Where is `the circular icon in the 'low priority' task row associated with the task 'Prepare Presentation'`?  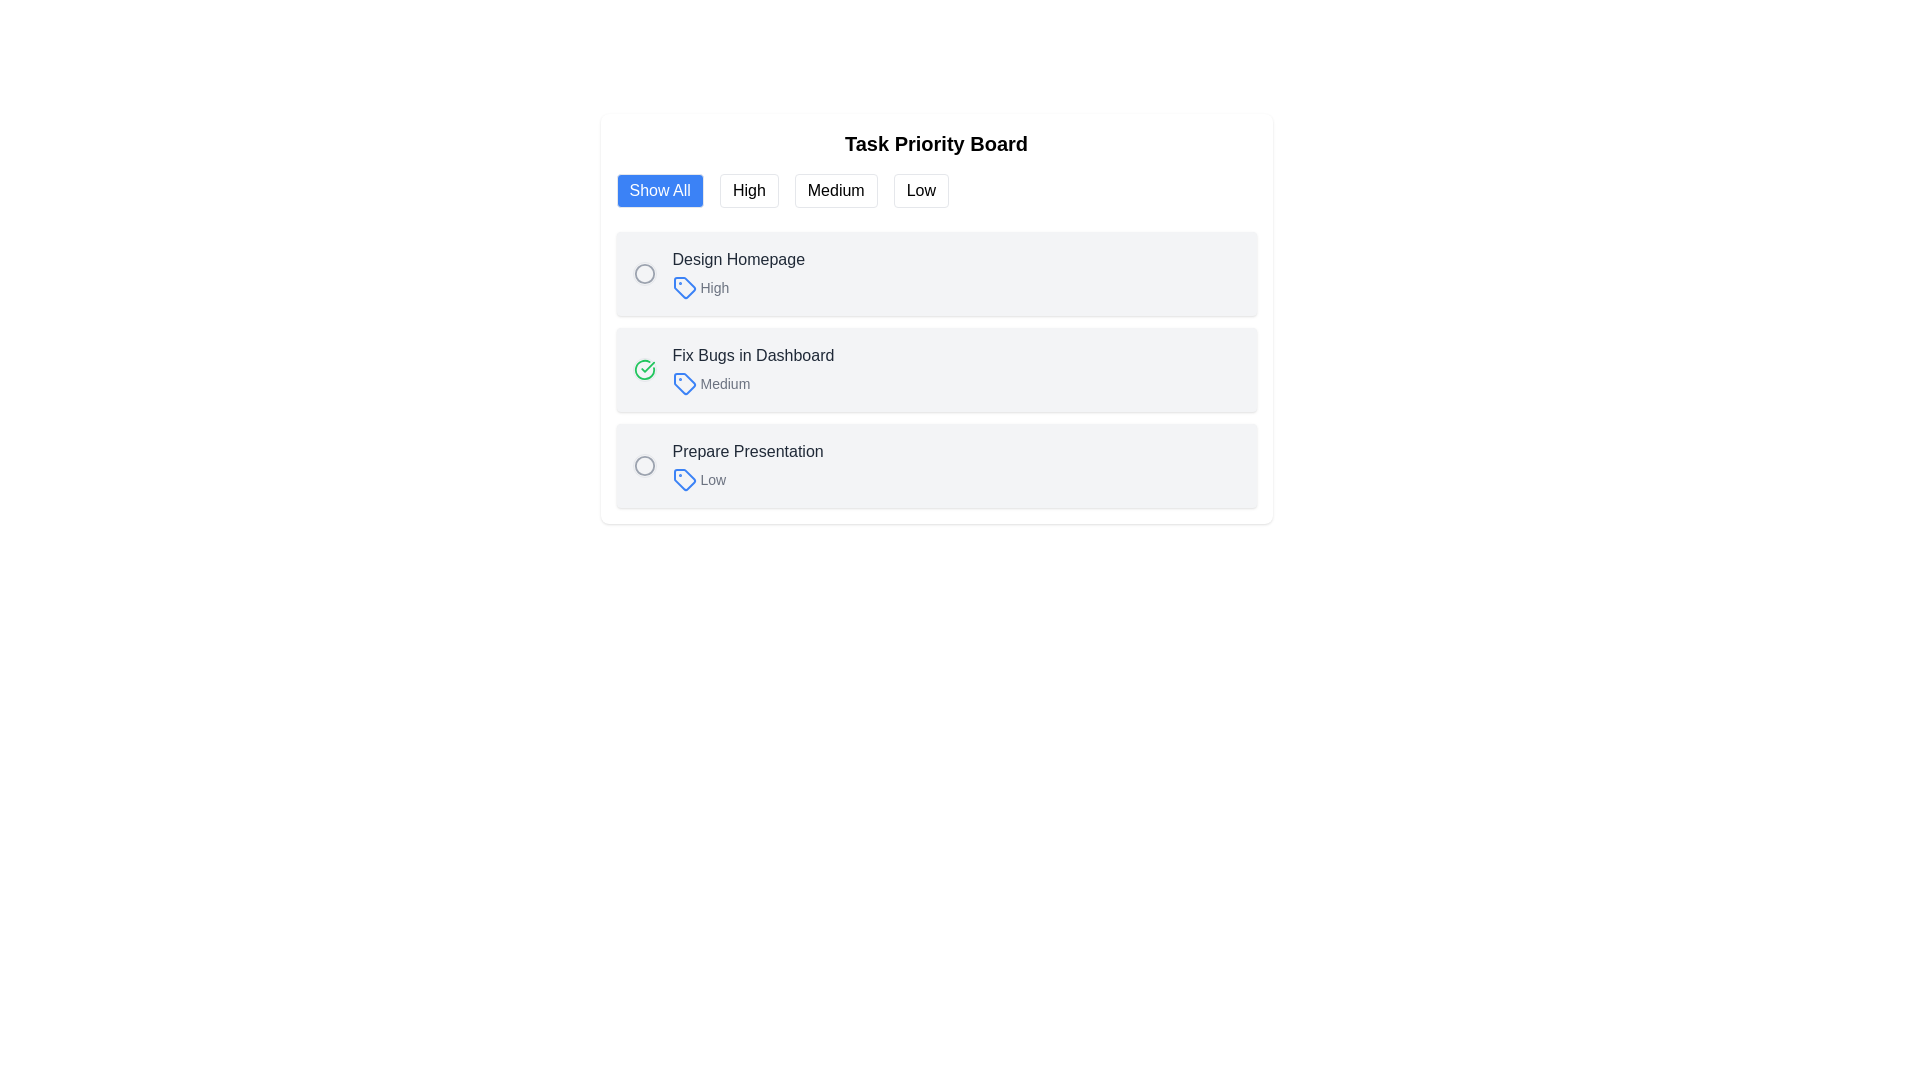
the circular icon in the 'low priority' task row associated with the task 'Prepare Presentation' is located at coordinates (644, 466).